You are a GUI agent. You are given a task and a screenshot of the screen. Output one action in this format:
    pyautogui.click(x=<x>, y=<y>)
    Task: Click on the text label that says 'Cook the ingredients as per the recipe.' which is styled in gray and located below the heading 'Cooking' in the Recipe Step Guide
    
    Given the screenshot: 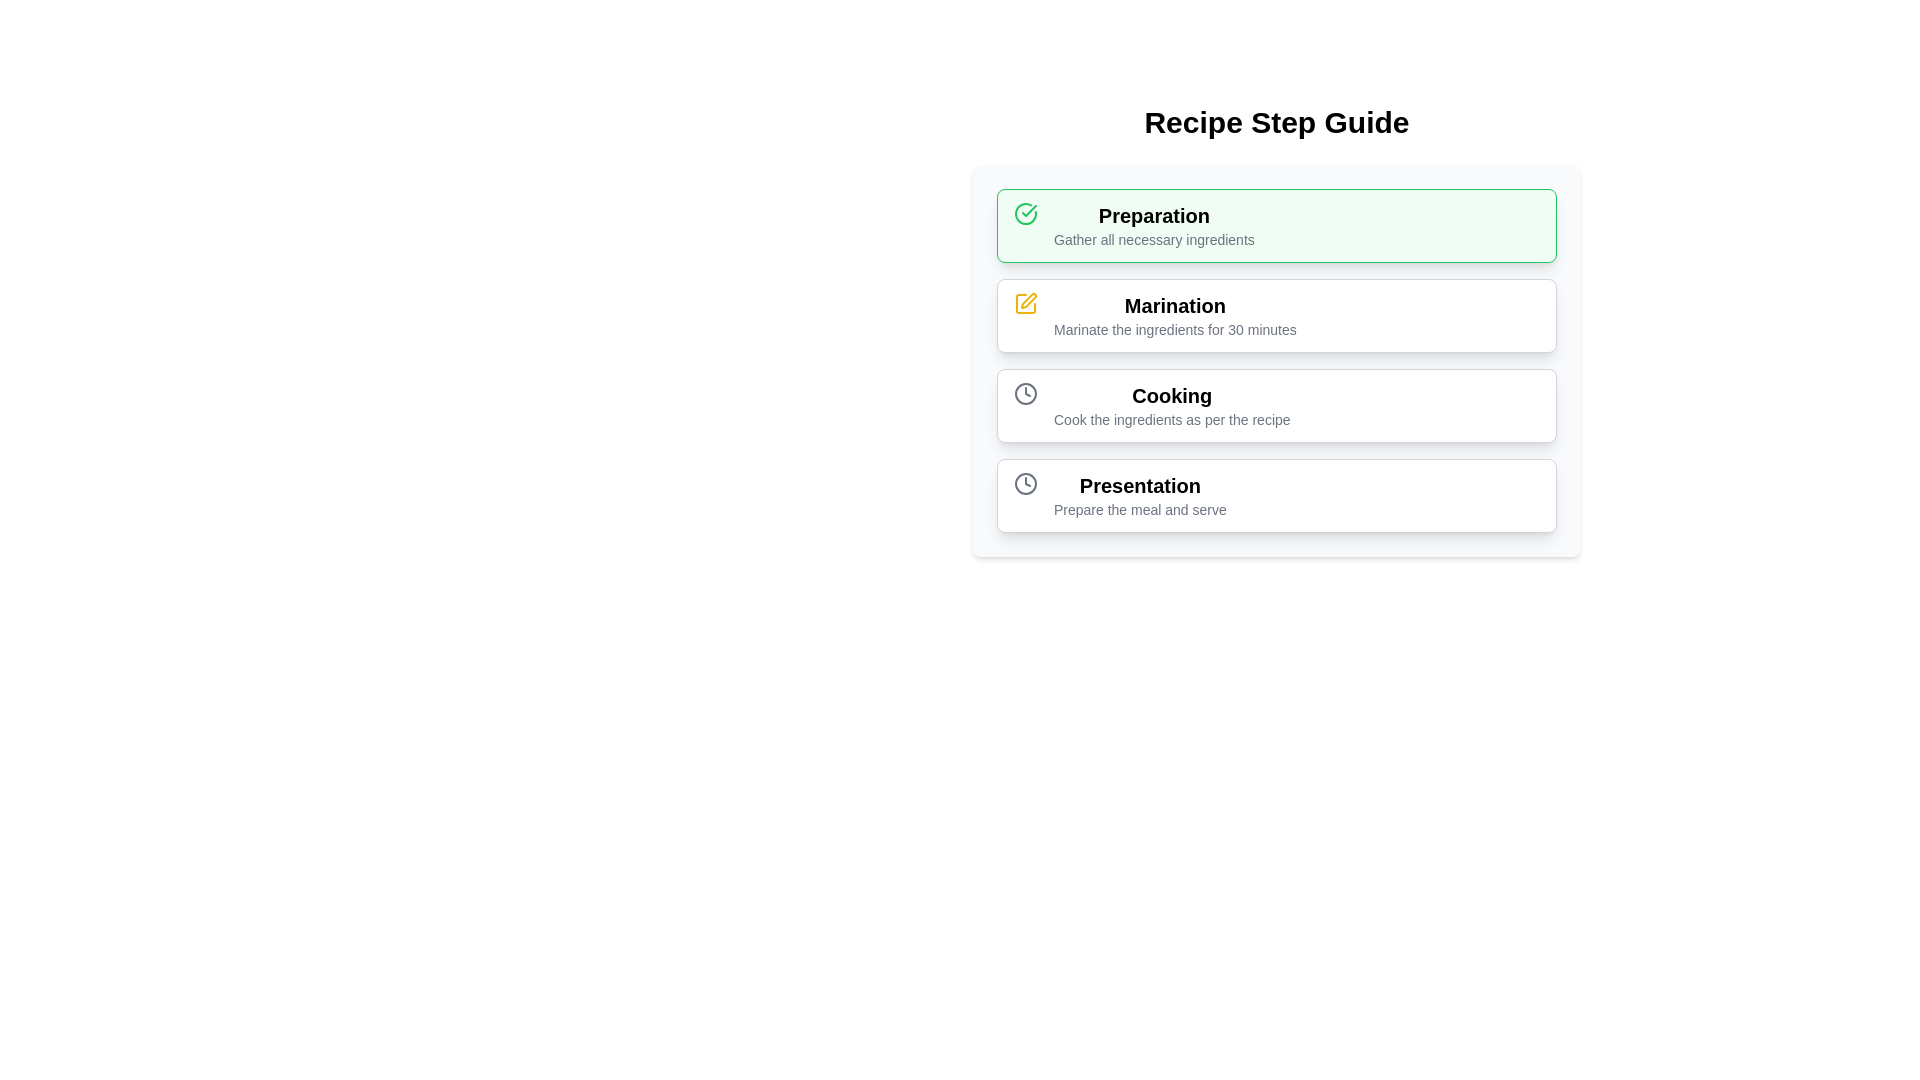 What is the action you would take?
    pyautogui.click(x=1172, y=419)
    